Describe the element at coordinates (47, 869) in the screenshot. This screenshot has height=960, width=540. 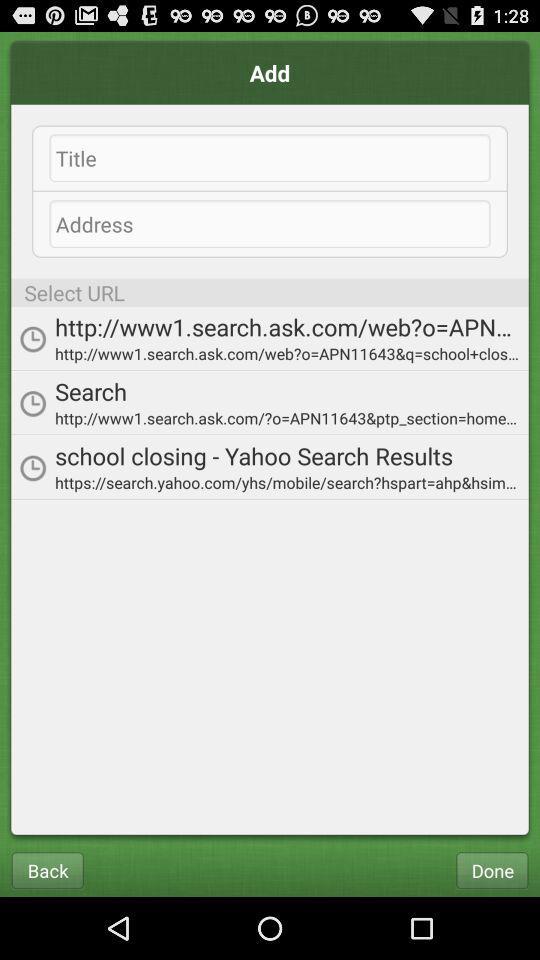
I see `back at the bottom left corner` at that location.